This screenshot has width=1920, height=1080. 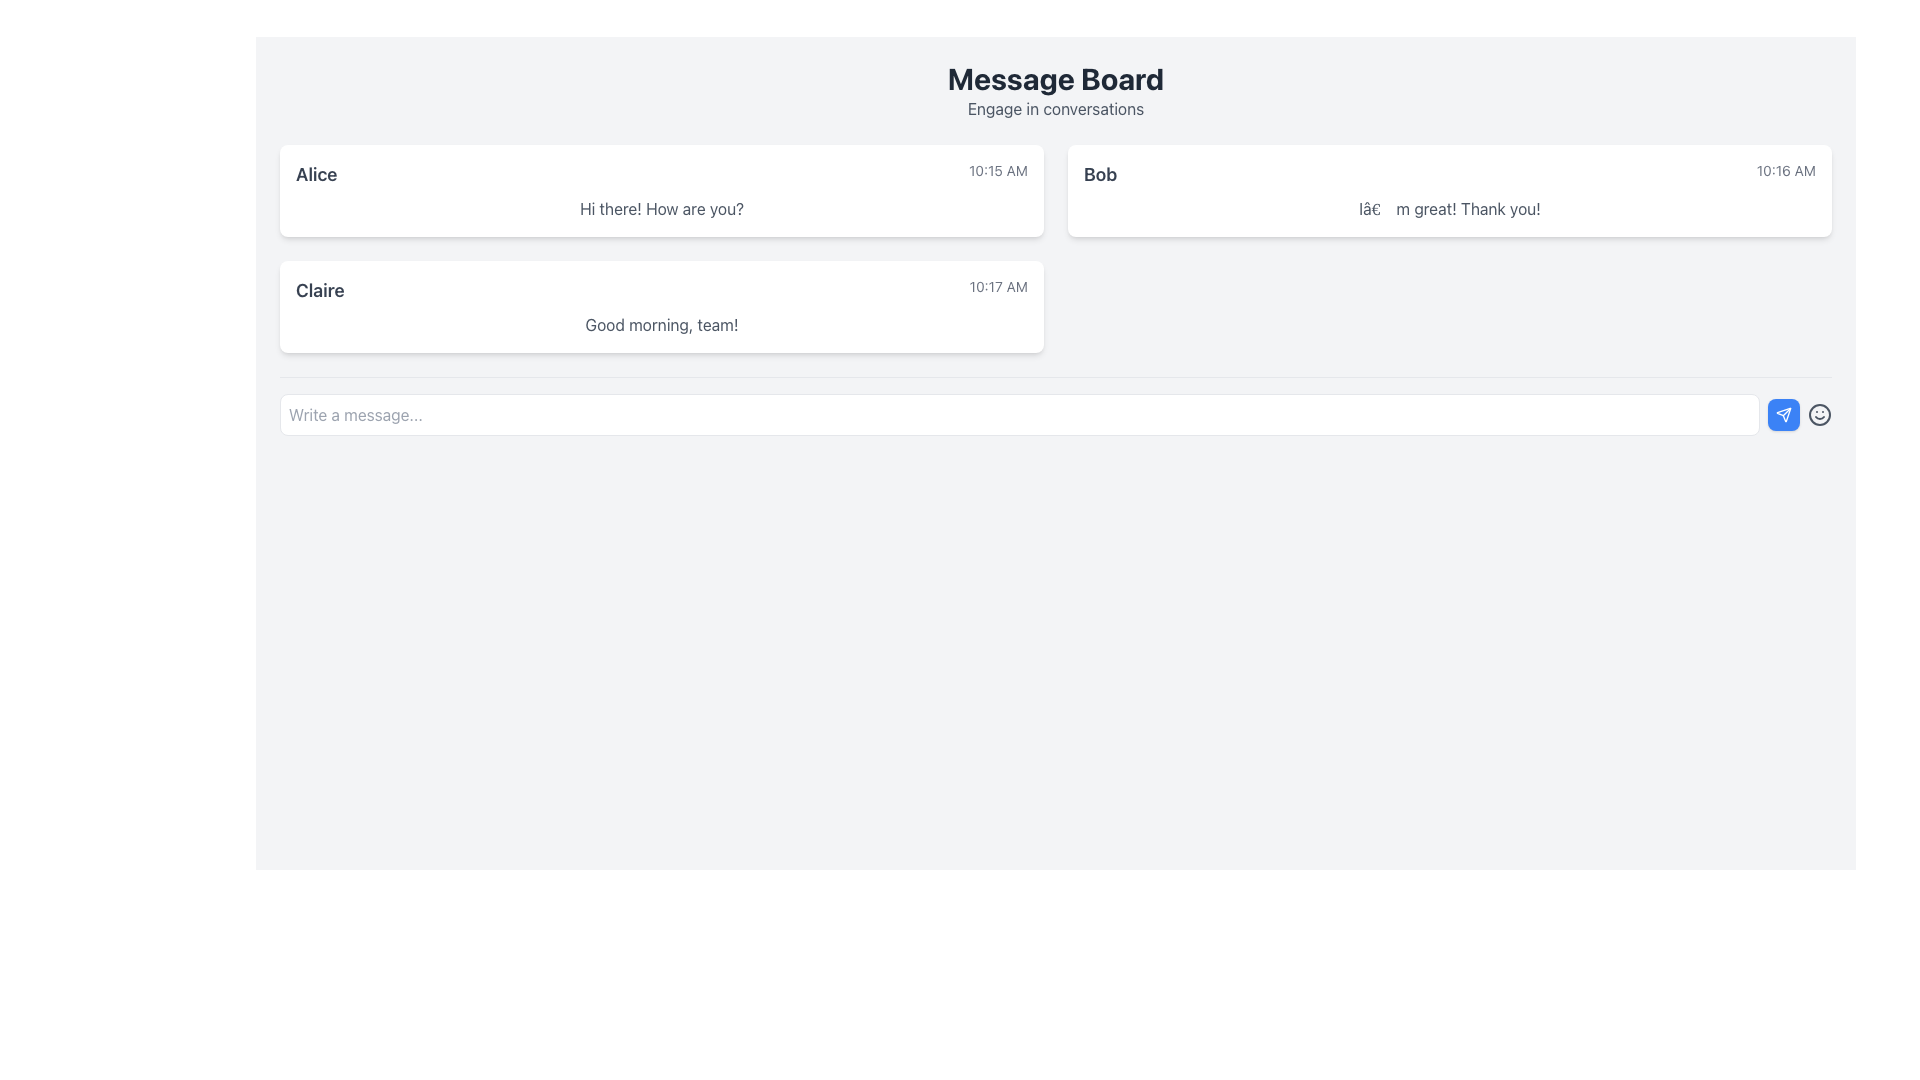 I want to click on the static text message saying "I’m great! Thank you!" from the user "Bob" at 10:16 AM, located at the bottom of the chat bubble, so click(x=1449, y=208).